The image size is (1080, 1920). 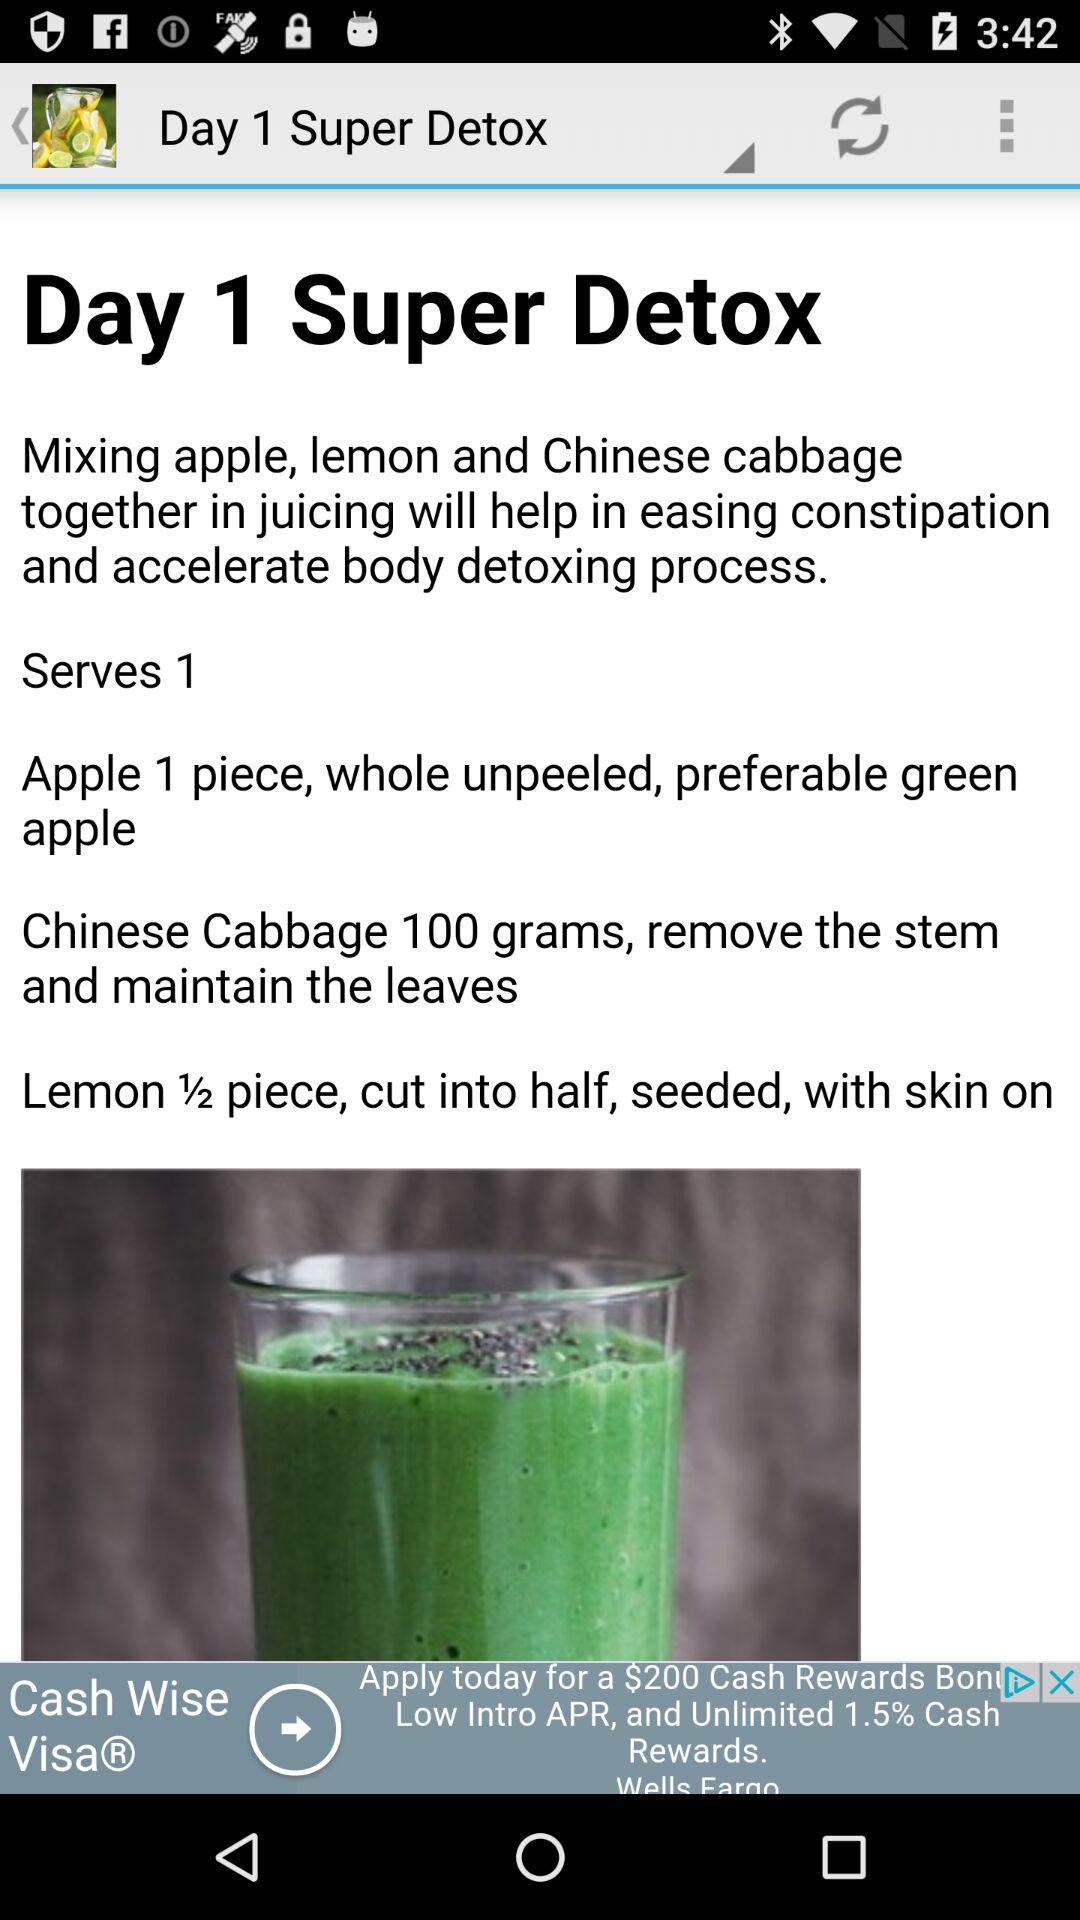 I want to click on open visa advertisement website, so click(x=540, y=1727).